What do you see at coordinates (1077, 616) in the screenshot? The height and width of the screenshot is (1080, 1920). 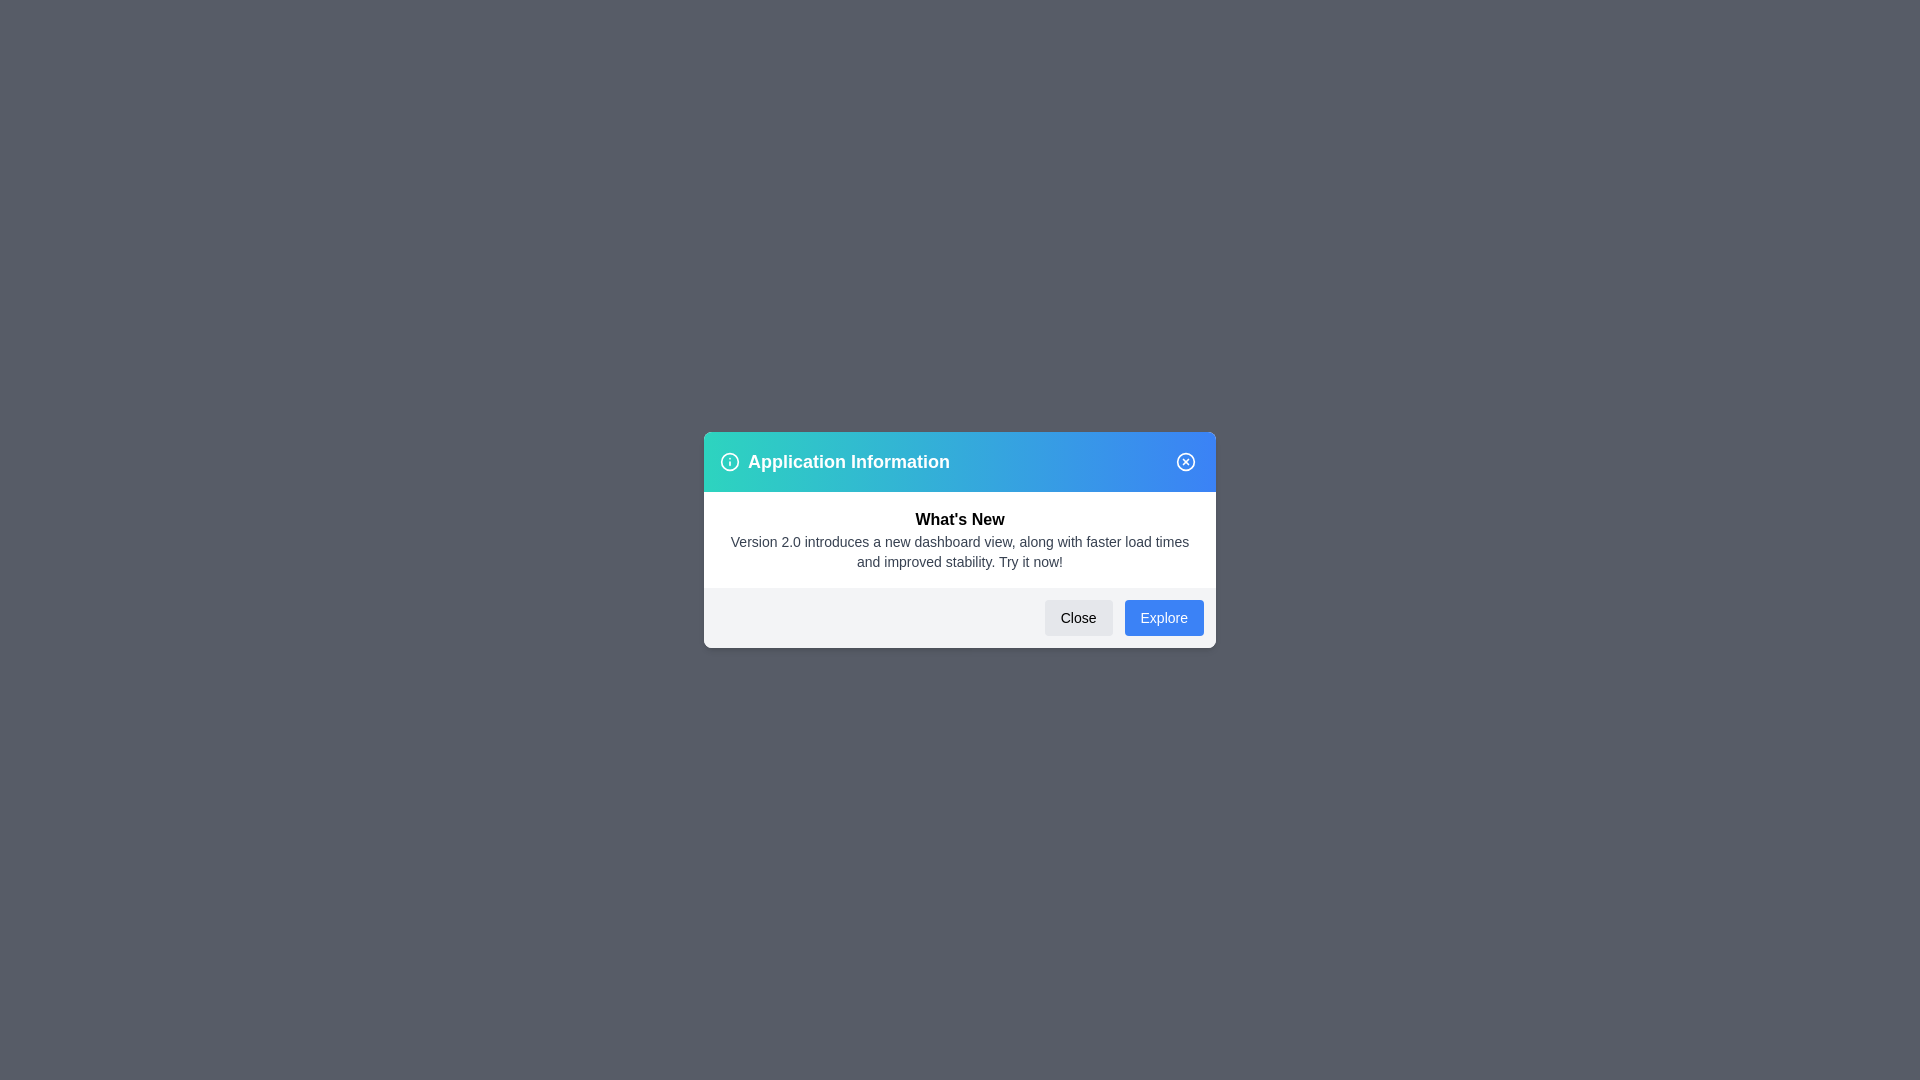 I see `the 'Close' button in the footer of the dialog` at bounding box center [1077, 616].